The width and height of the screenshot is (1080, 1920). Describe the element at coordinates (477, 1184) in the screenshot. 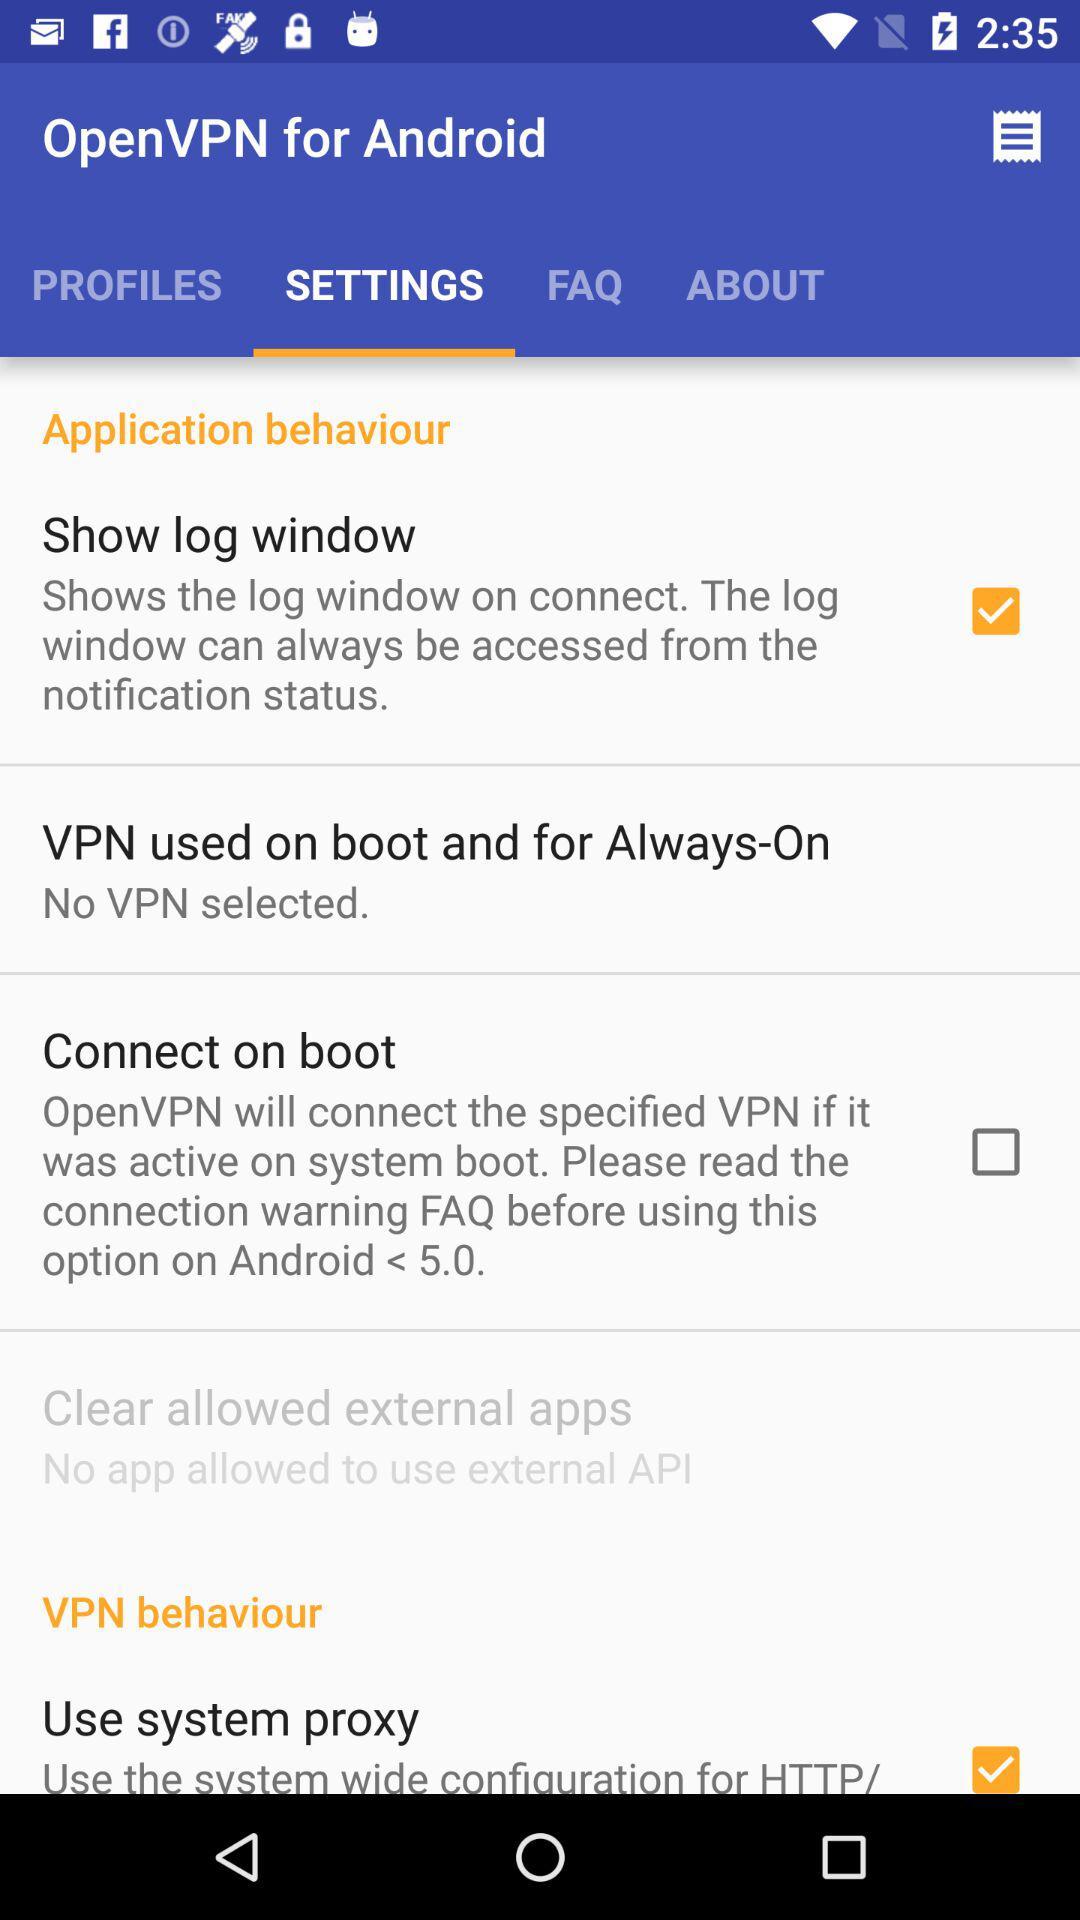

I see `icon above clear allowed external item` at that location.